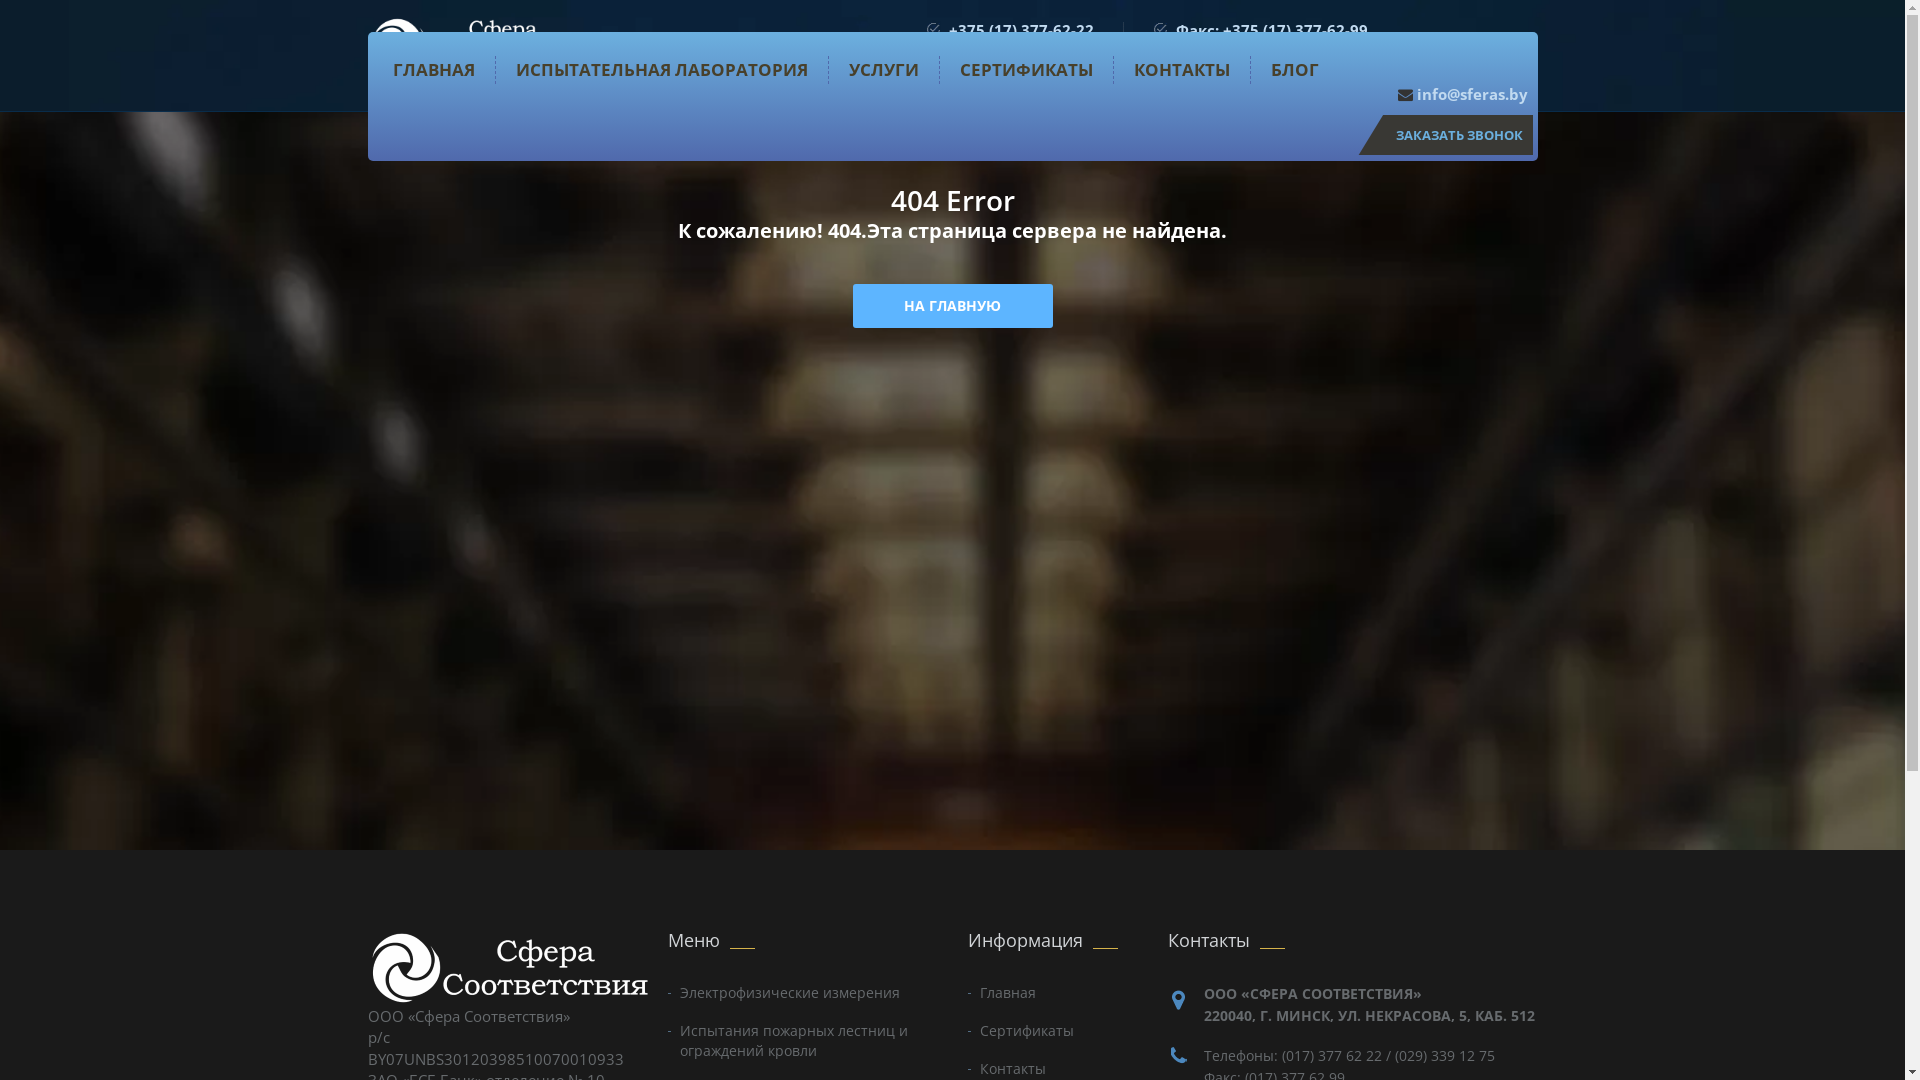  I want to click on 'info@sferas.by', so click(1463, 93).